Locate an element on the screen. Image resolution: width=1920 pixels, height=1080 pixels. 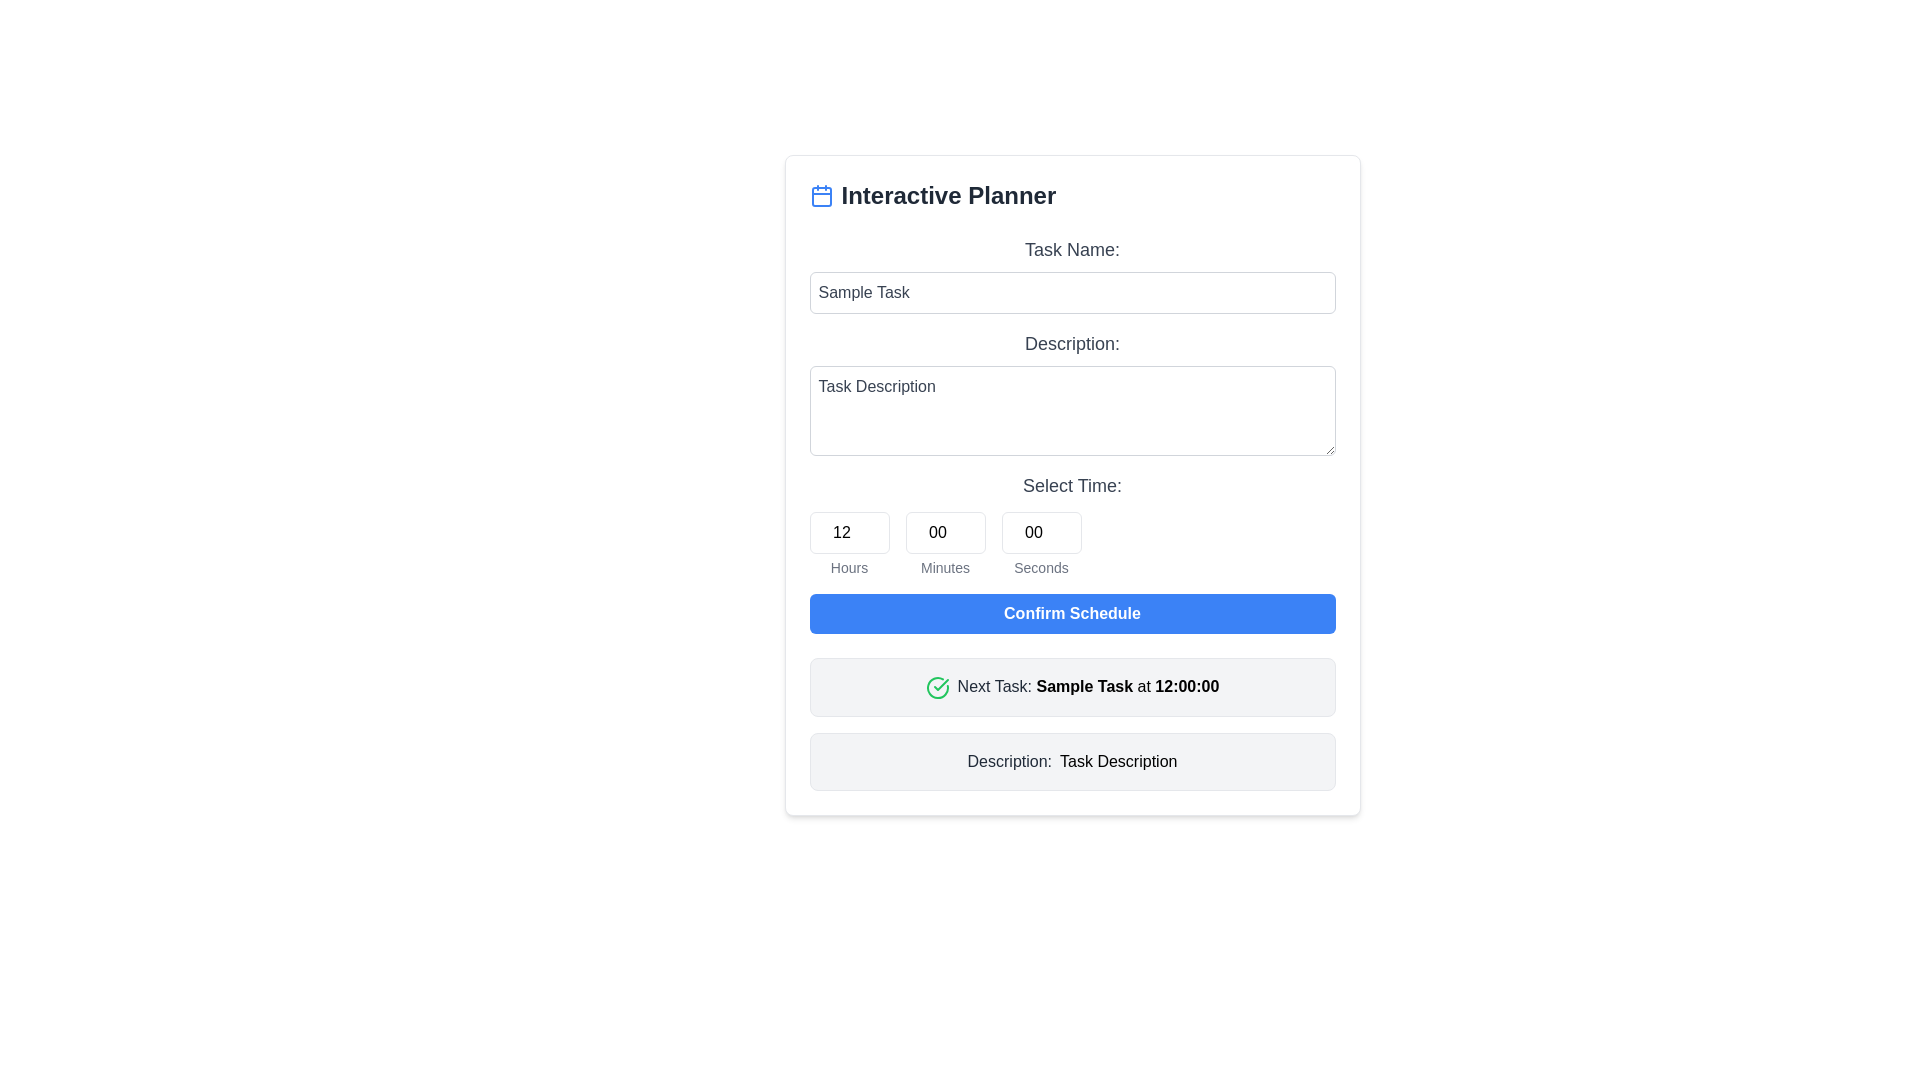
the text label displaying 'Description:' which is styled in bold, medium-sized dark gray font and positioned between the 'Task Name:' label and the 'Task Description' input field is located at coordinates (1071, 342).